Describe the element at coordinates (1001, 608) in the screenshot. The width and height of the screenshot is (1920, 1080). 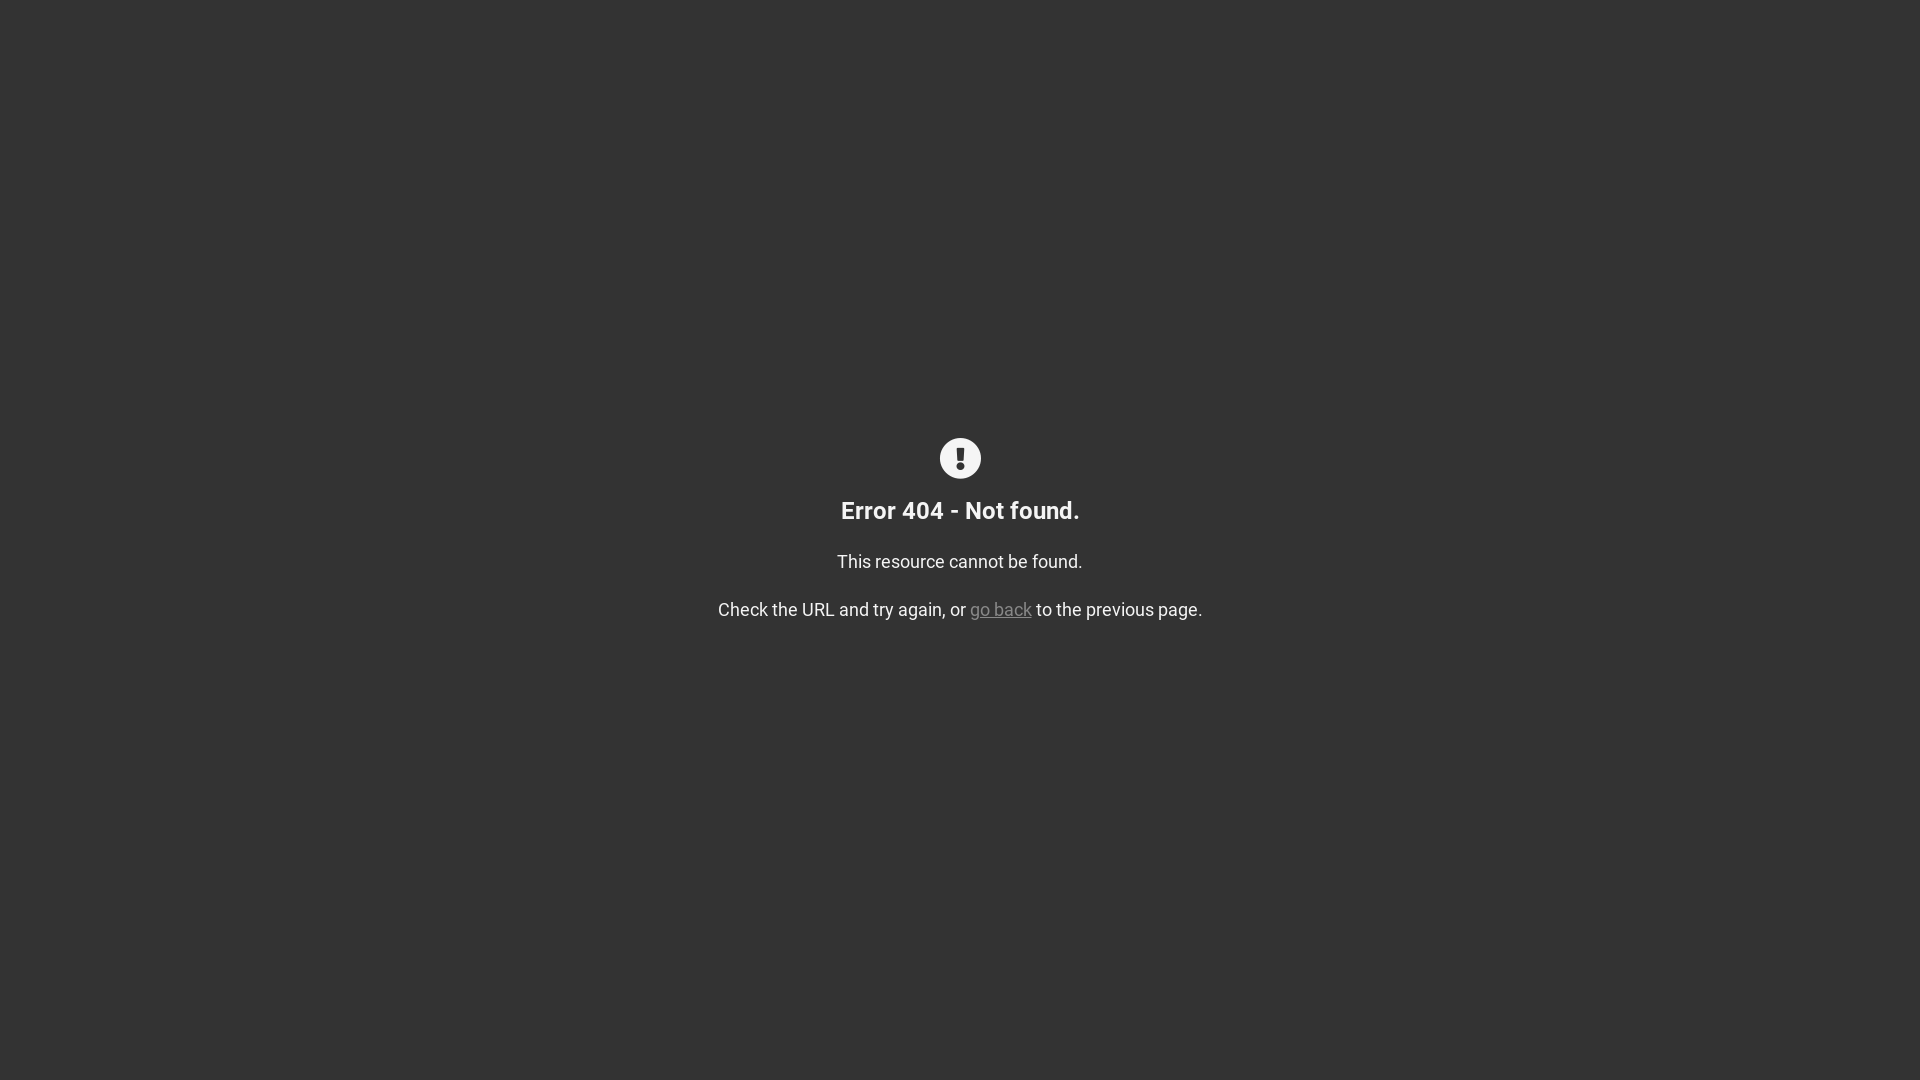
I see `'go back'` at that location.